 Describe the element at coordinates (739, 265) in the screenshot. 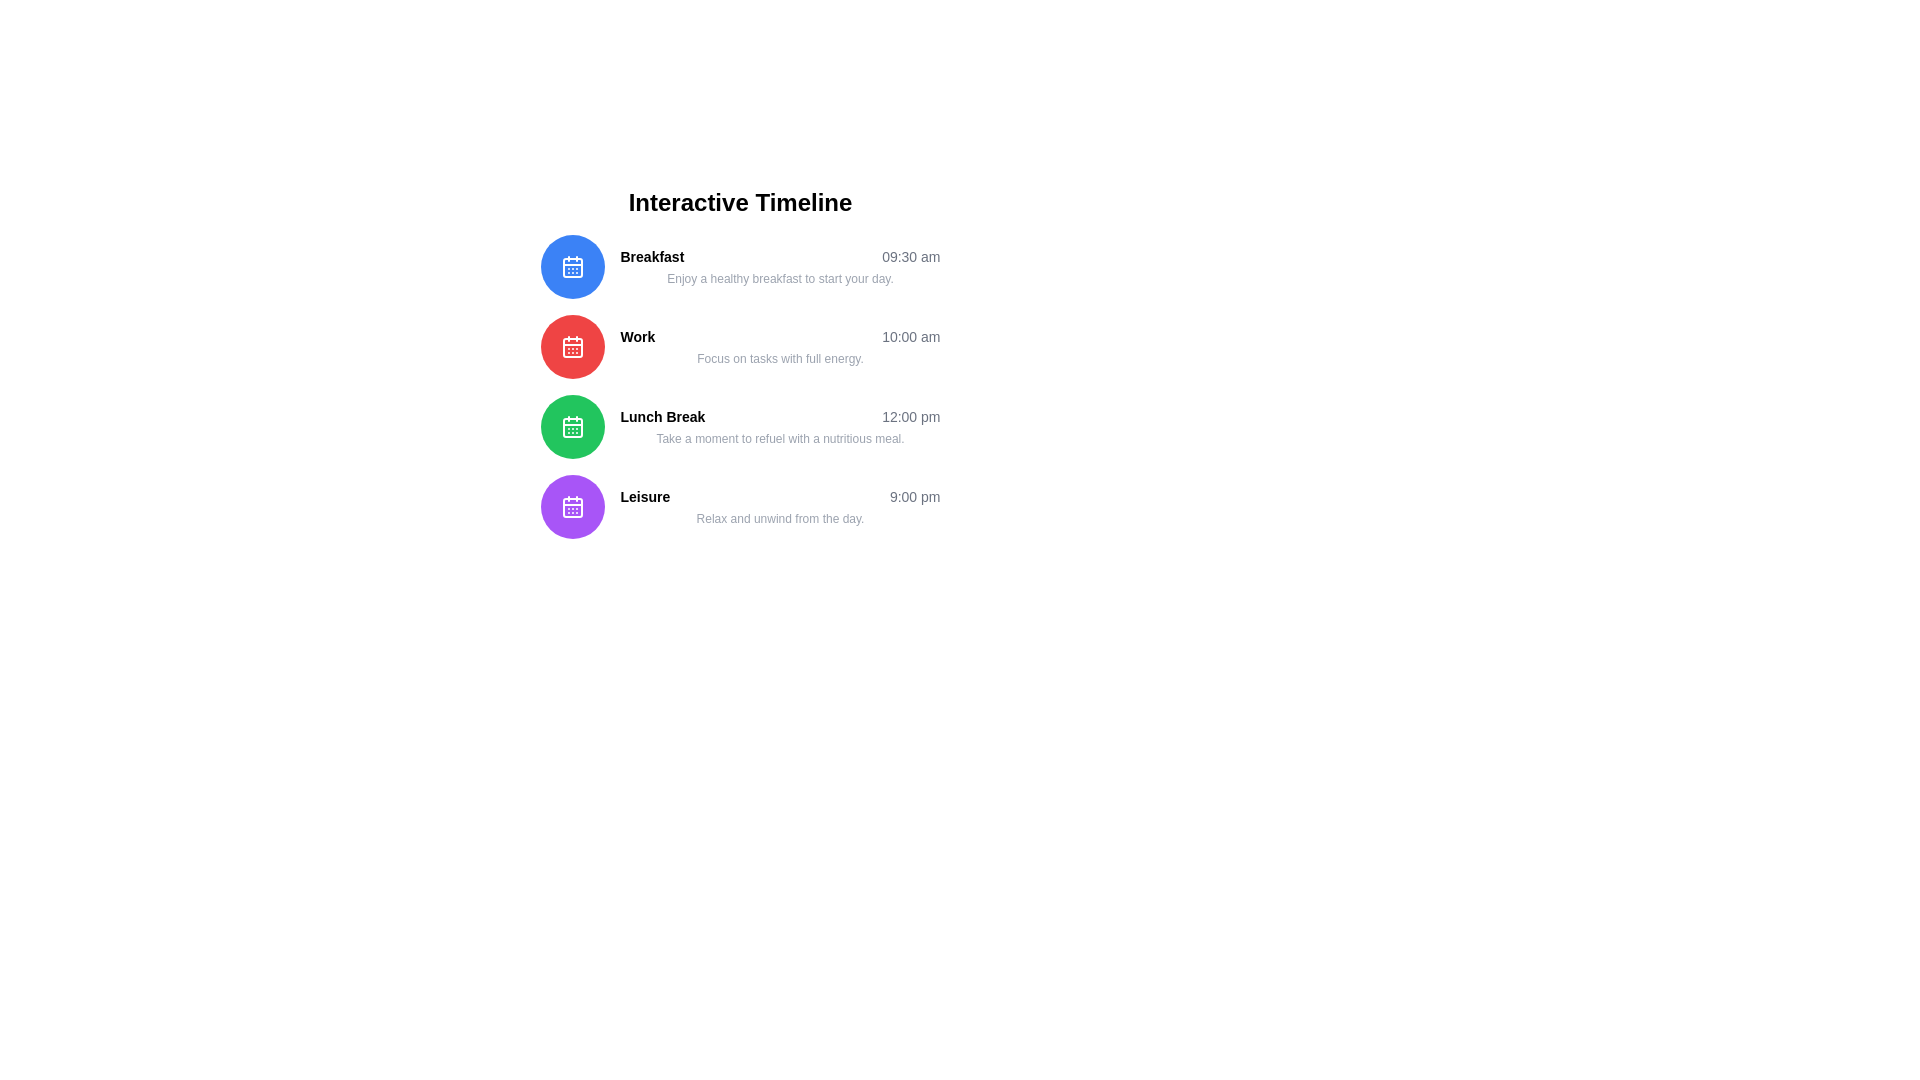

I see `the first list item in the 'Interactive Timeline' section, which features a blue circular icon with a white calendar symbol, bold black text 'Breakfast', and a gray timestamp '09:30 am'` at that location.